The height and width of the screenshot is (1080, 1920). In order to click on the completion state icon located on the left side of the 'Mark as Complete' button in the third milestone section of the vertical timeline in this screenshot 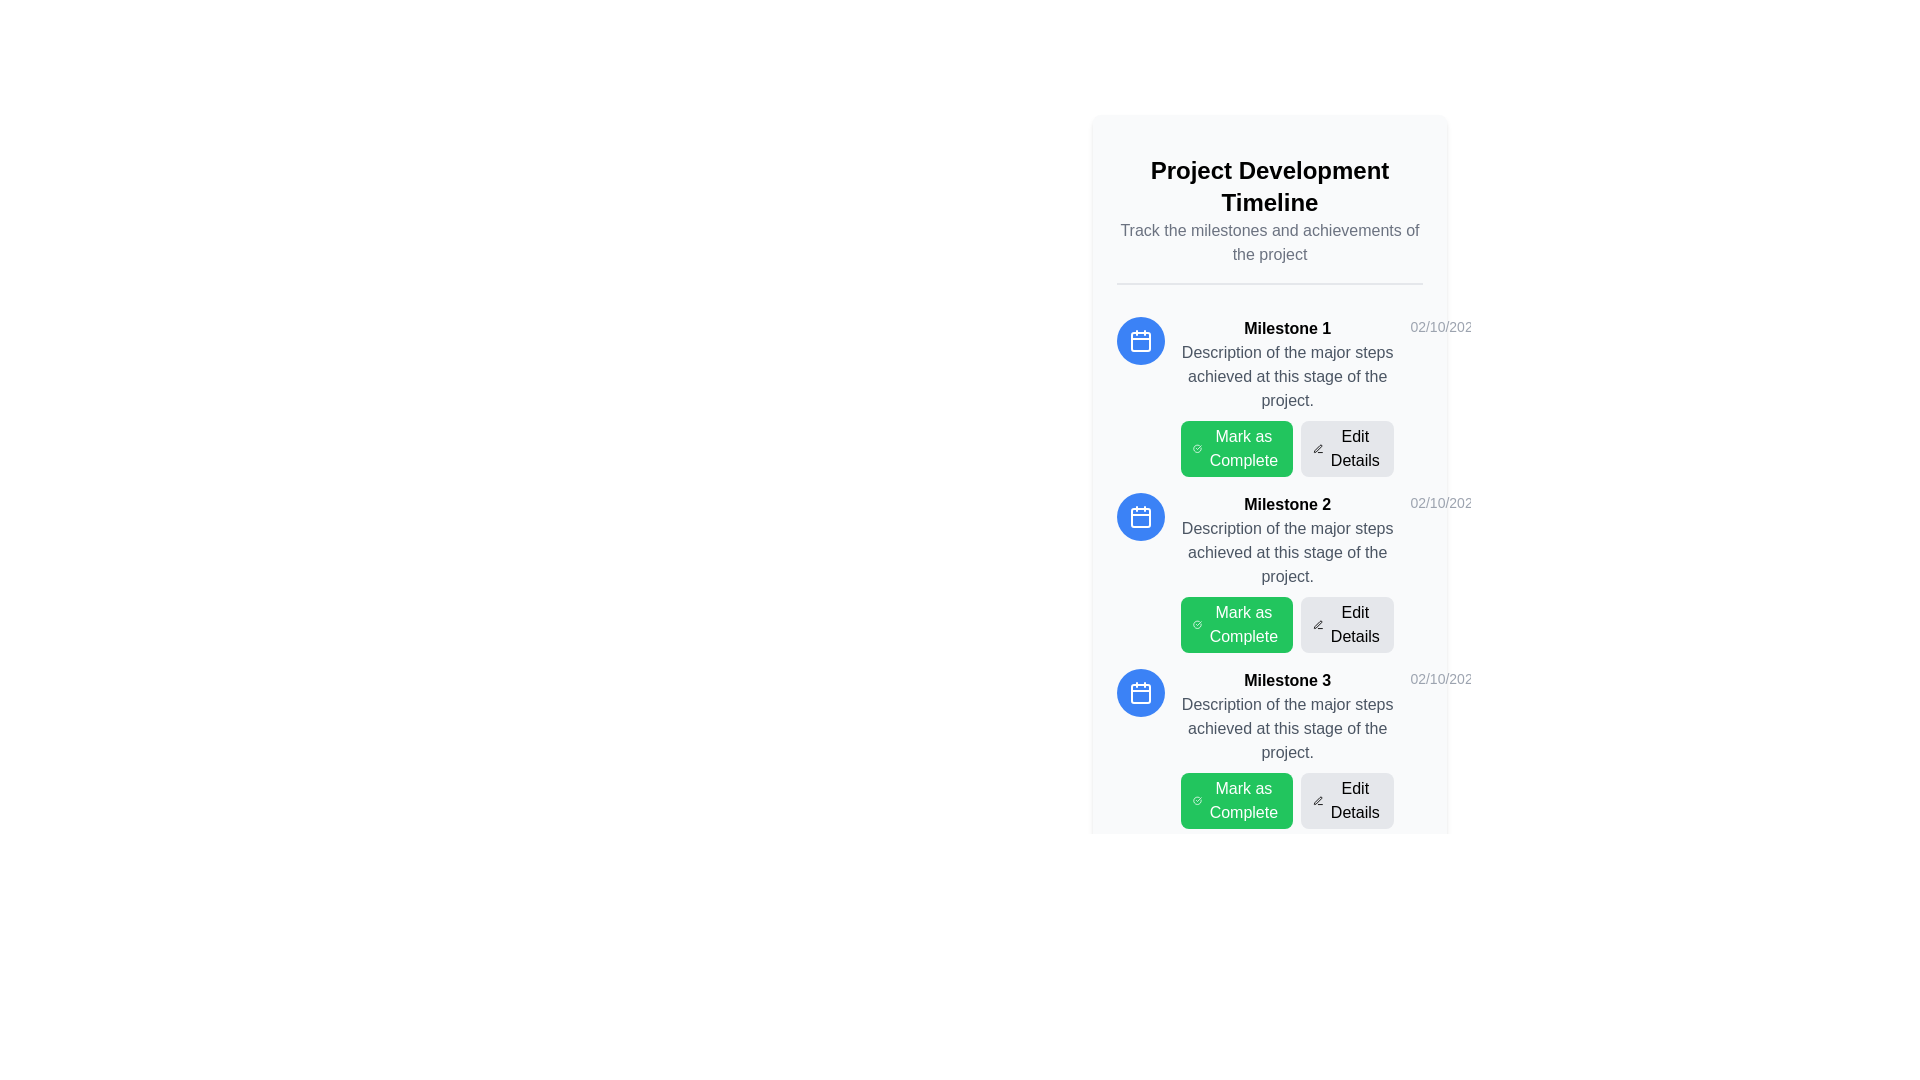, I will do `click(1197, 623)`.